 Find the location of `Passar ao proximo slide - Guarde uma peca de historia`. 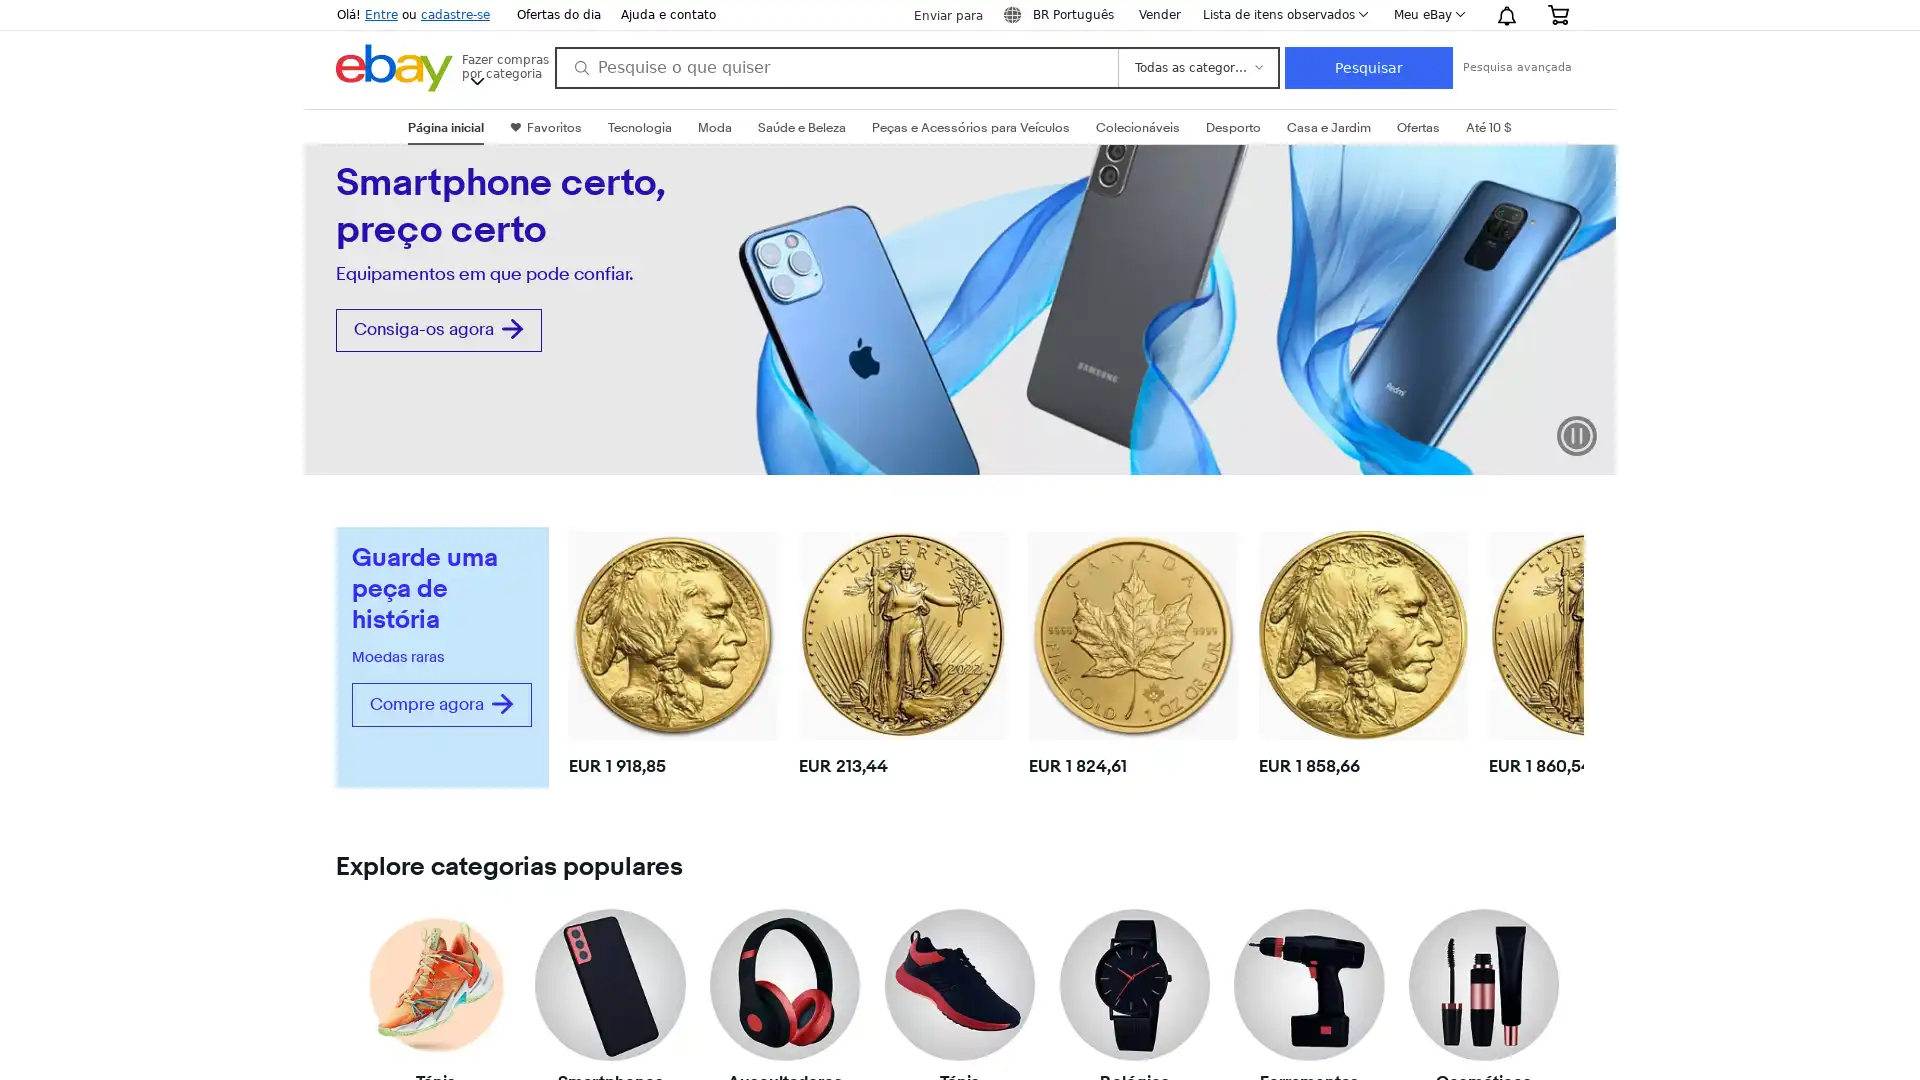

Passar ao proximo slide - Guarde uma peca de historia is located at coordinates (1567, 651).